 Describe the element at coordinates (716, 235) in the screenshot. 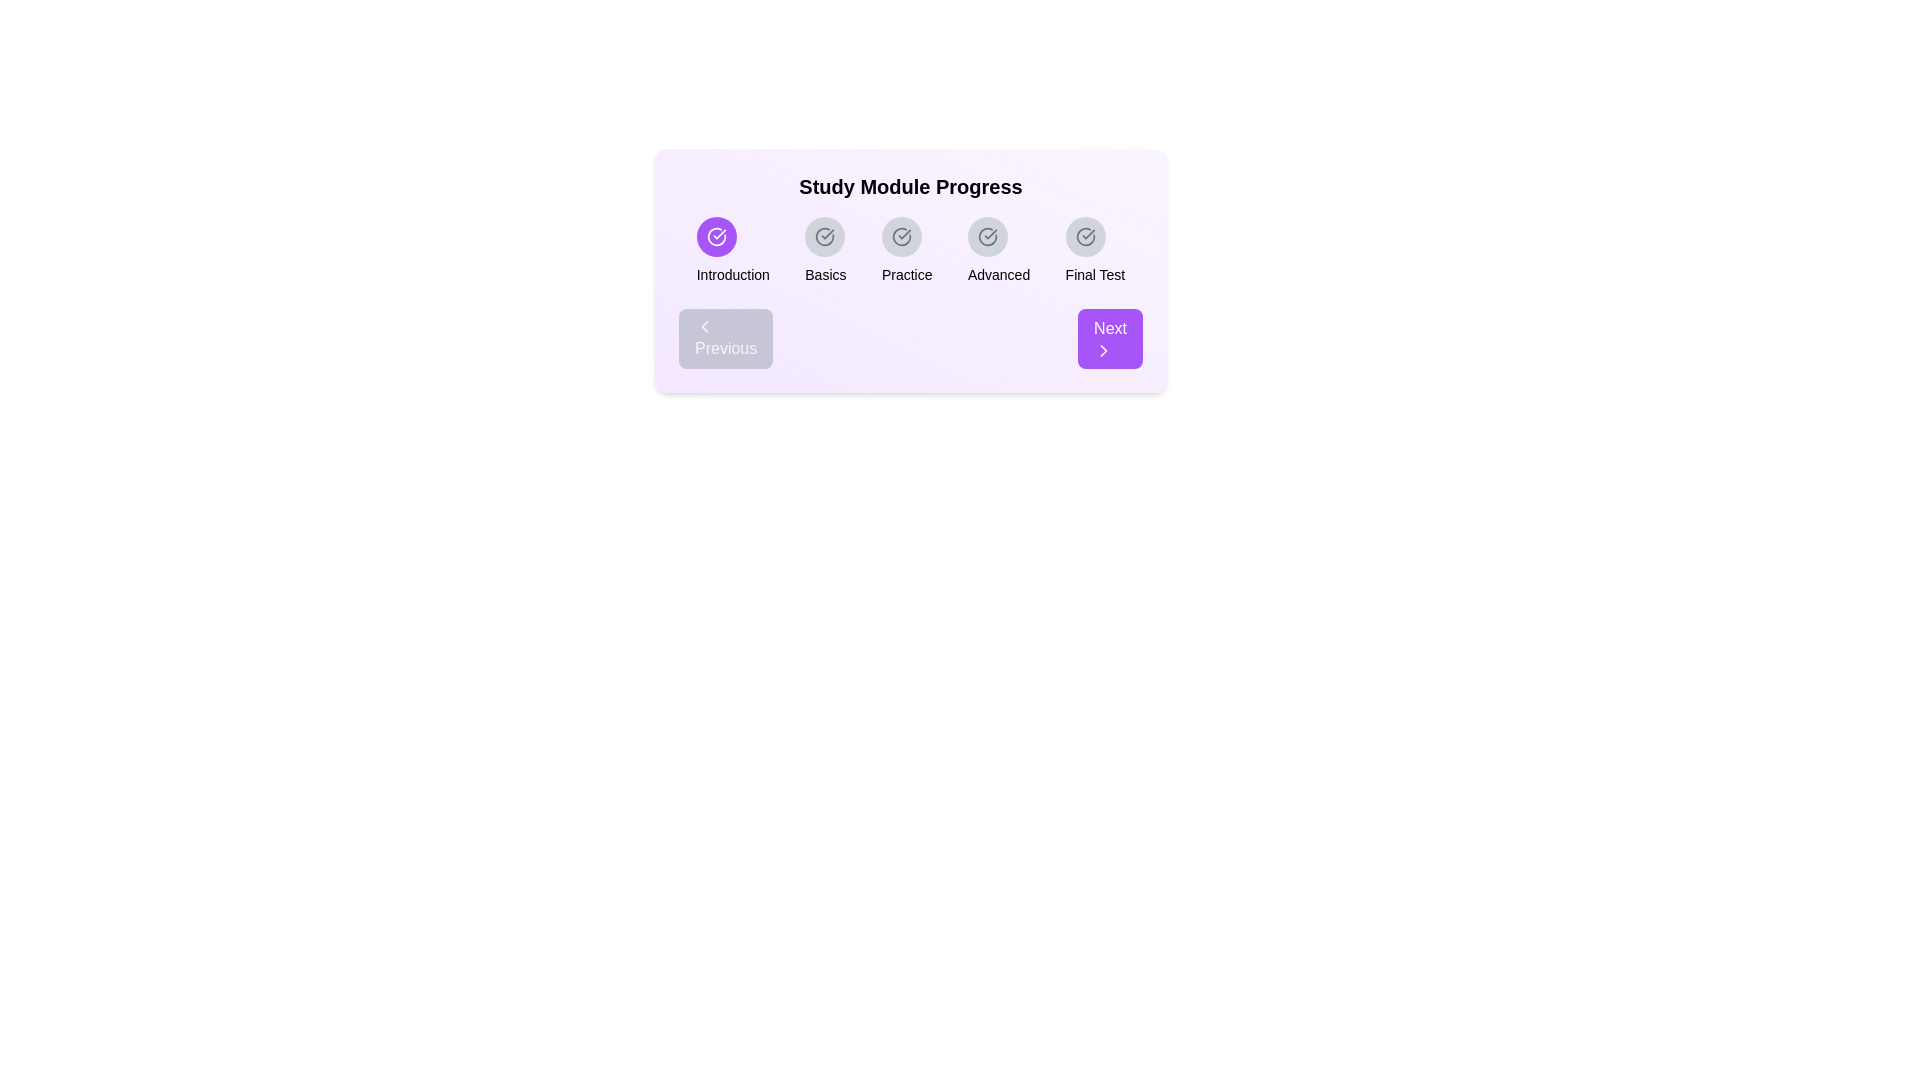

I see `the circular icon with a checkmark inside, styled in line art, encased within a purple circular button, located under the headline 'Study Module Progress' and aligned with the label 'Introduction'` at that location.